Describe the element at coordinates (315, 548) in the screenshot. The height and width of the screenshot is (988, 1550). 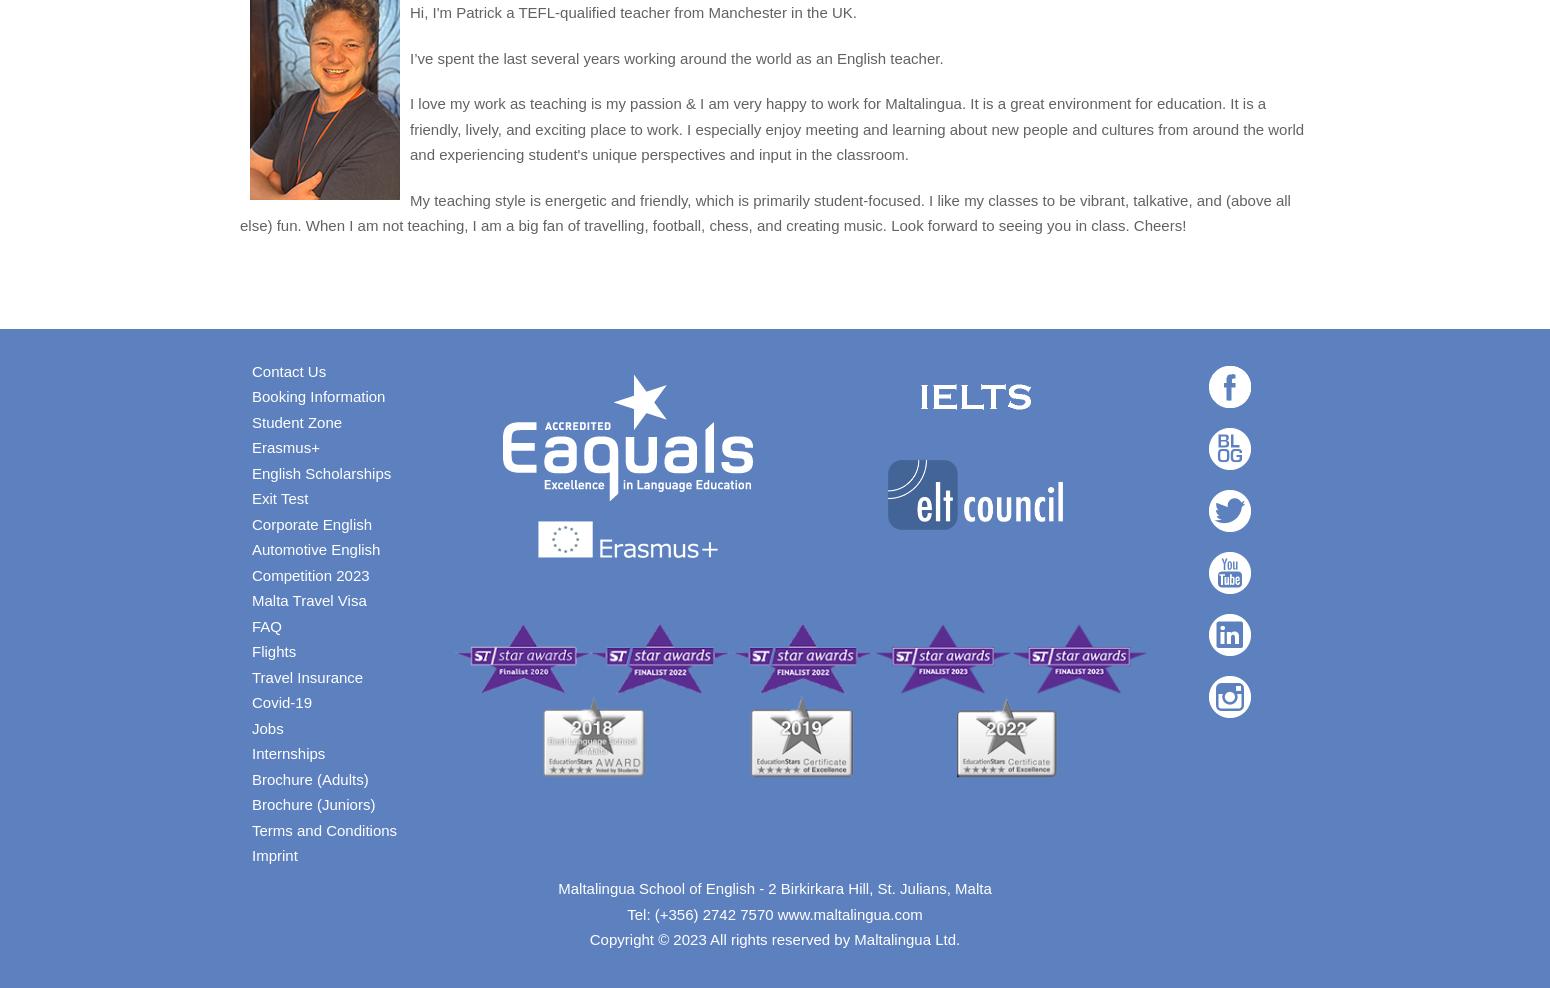
I see `'Automotive English'` at that location.